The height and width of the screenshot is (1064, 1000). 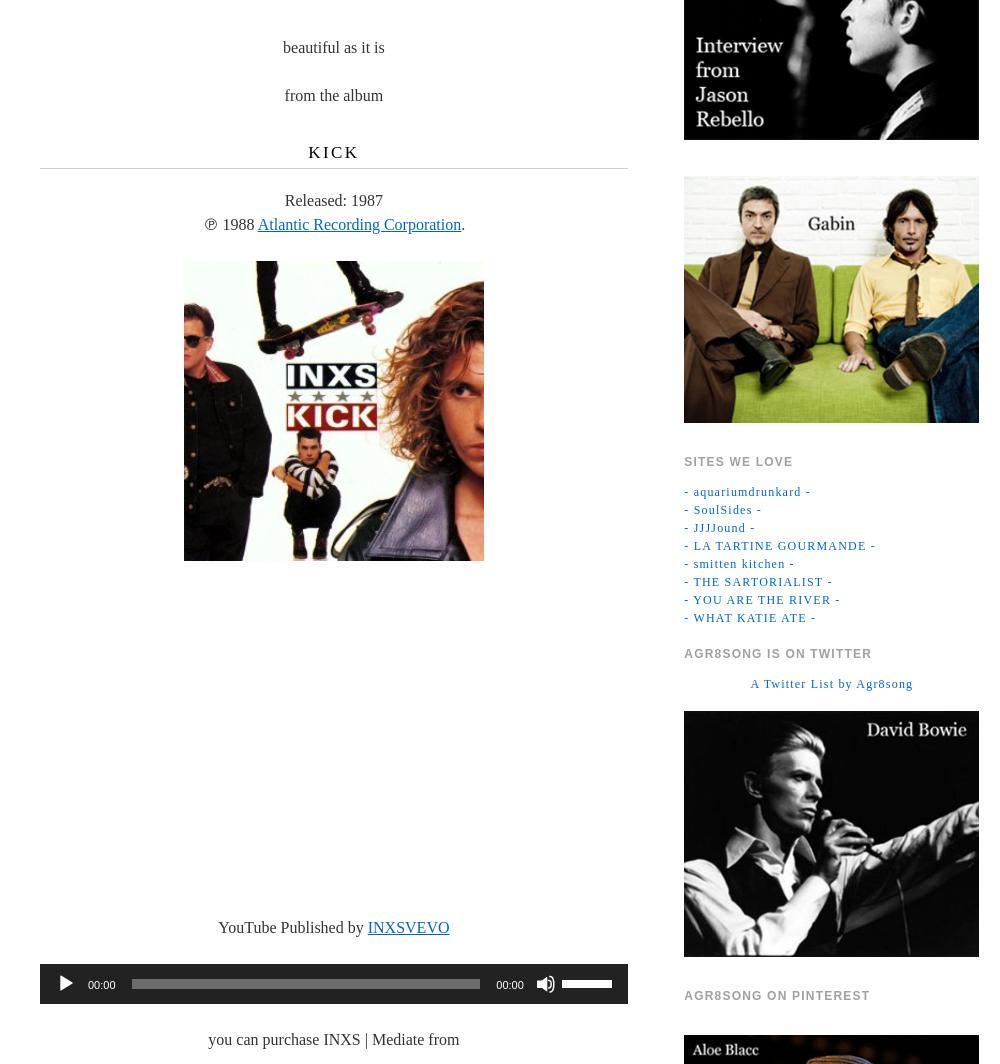 What do you see at coordinates (738, 562) in the screenshot?
I see `'- smitten kitchen -'` at bounding box center [738, 562].